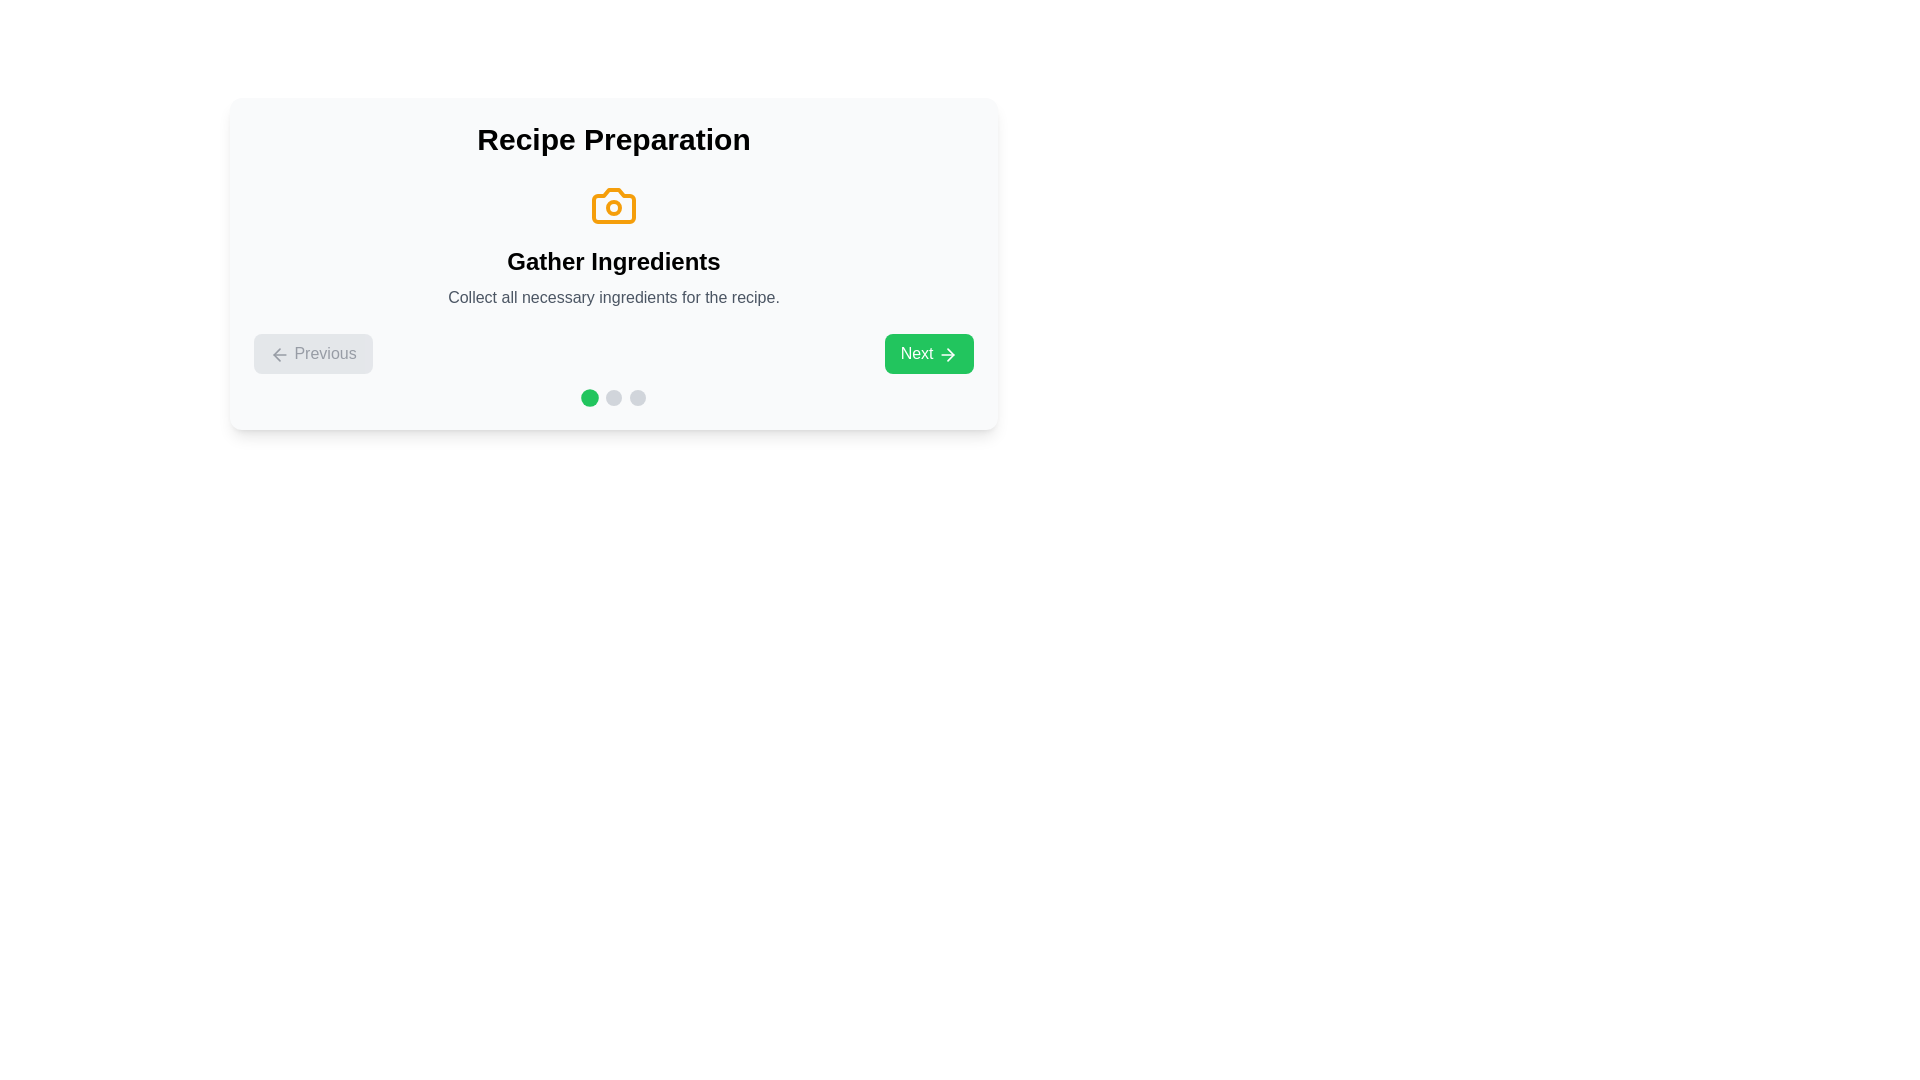  Describe the element at coordinates (613, 297) in the screenshot. I see `instruction text 'Collect all necessary ingredients for the recipe.' which is styled in gray and located below the 'Gather Ingredients' heading` at that location.